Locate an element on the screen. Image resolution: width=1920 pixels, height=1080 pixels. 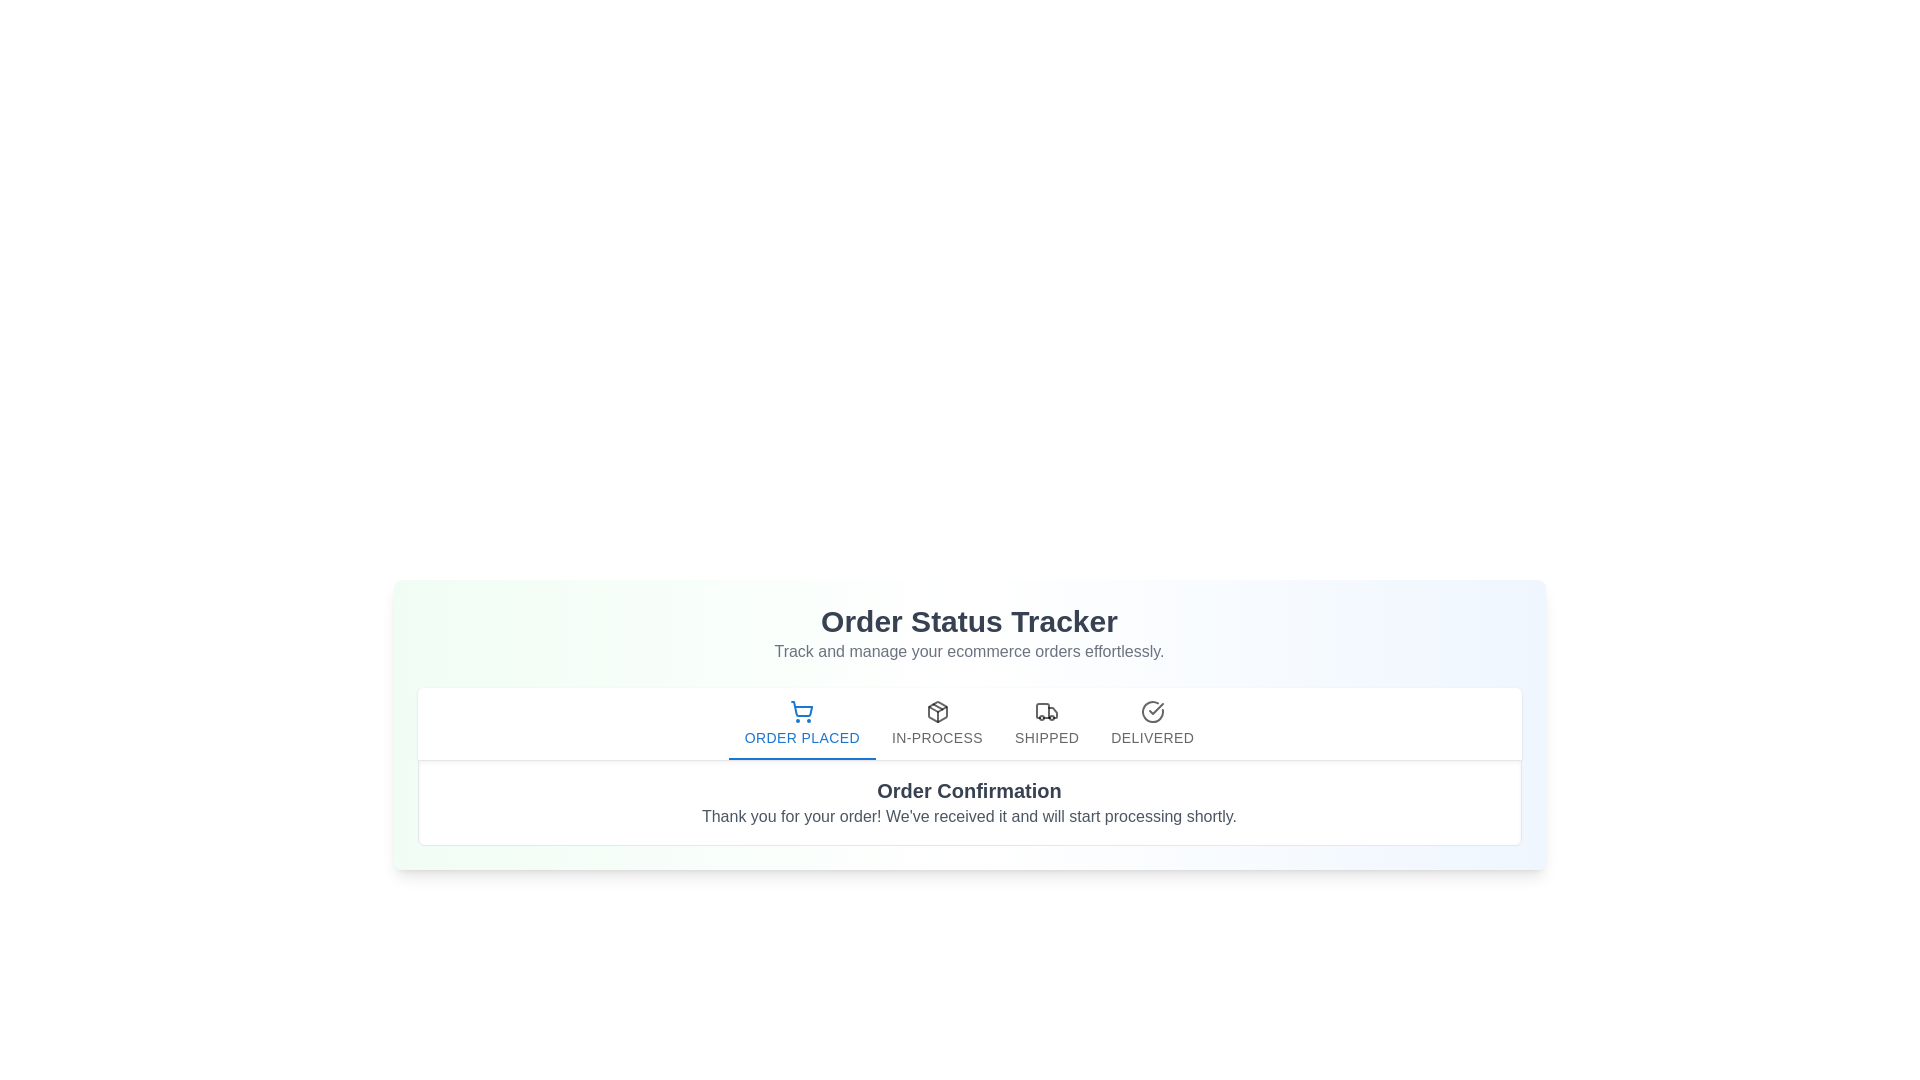
the graphical icon representing progress or completion, which features a circular outline with a checkmark inside, located in the fourth position among the progress icons labeled 'Order Placed,' 'In-Process,' 'Shipped,' and 'Delivered.' is located at coordinates (1152, 711).